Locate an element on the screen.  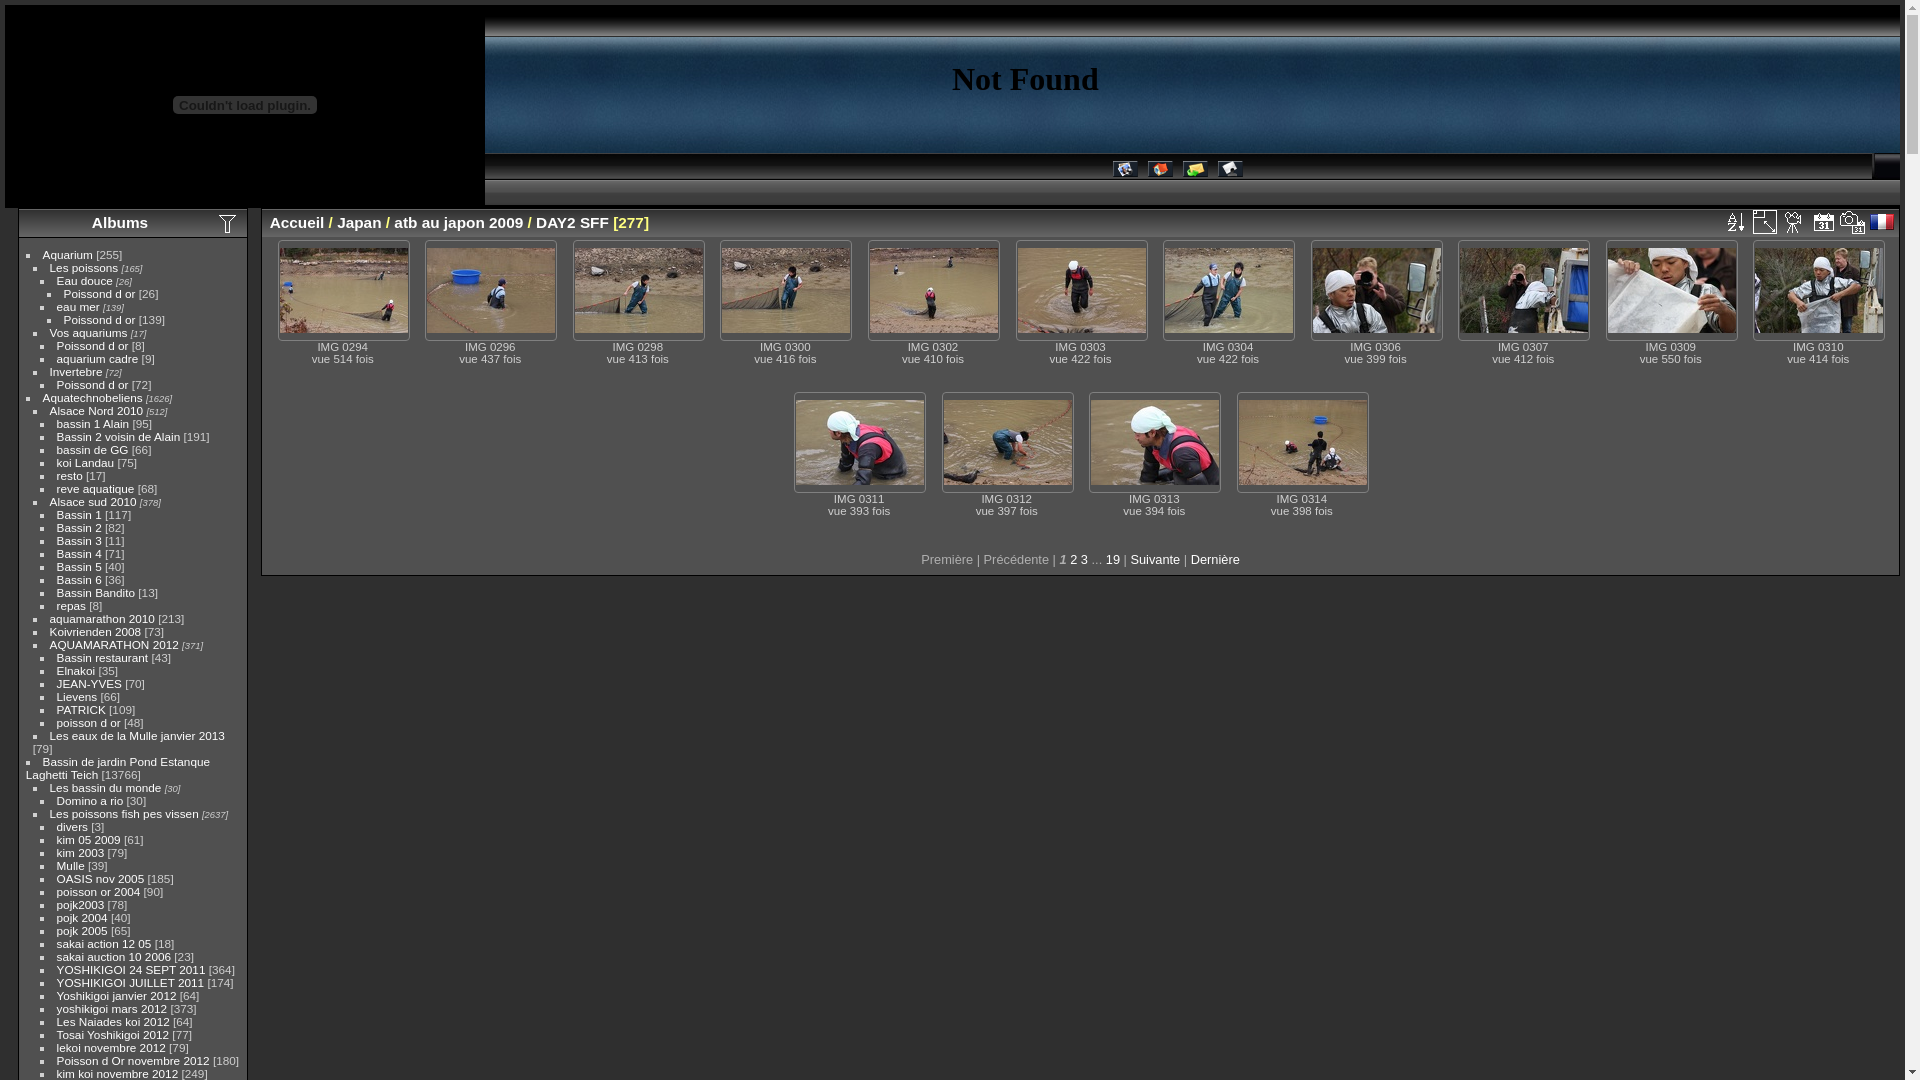
'IMG 0303 (422 visites)' is located at coordinates (1080, 290).